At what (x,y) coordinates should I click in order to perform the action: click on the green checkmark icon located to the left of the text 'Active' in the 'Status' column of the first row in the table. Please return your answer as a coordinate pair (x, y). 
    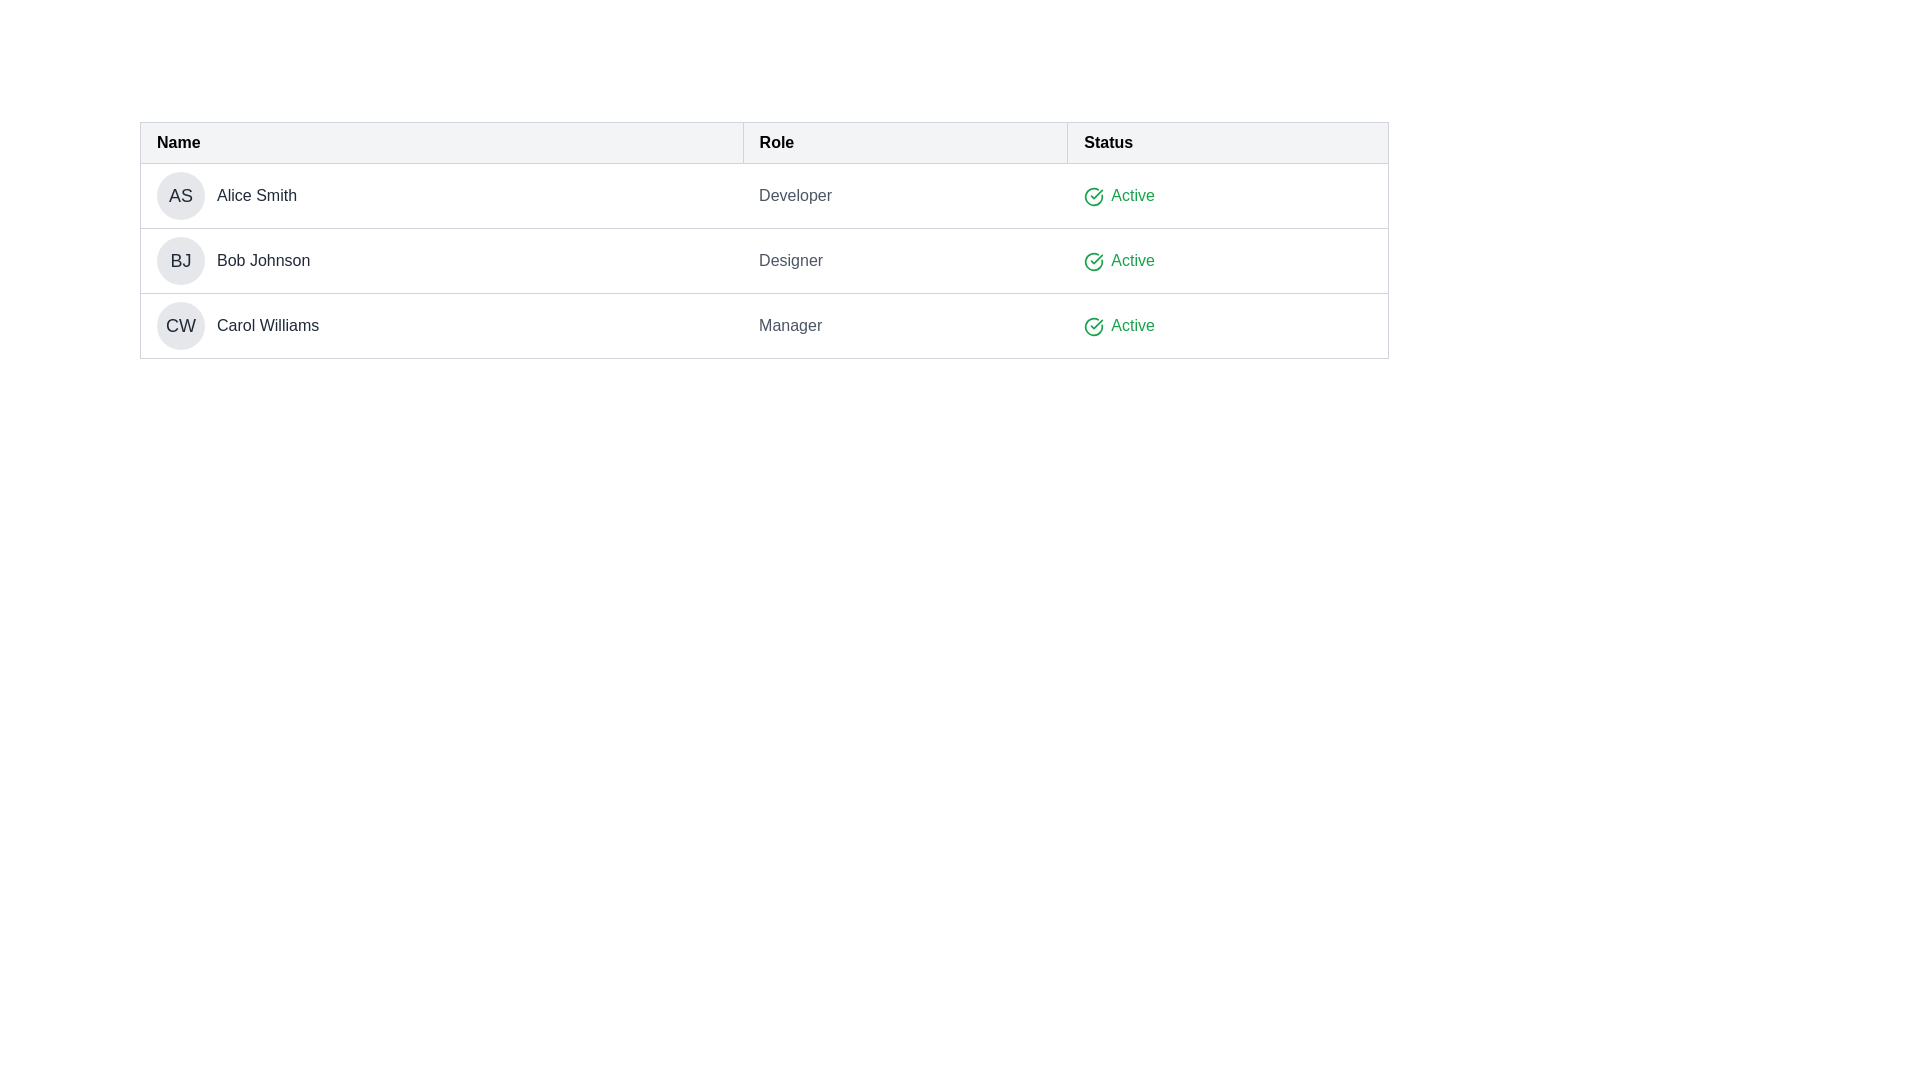
    Looking at the image, I should click on (1092, 196).